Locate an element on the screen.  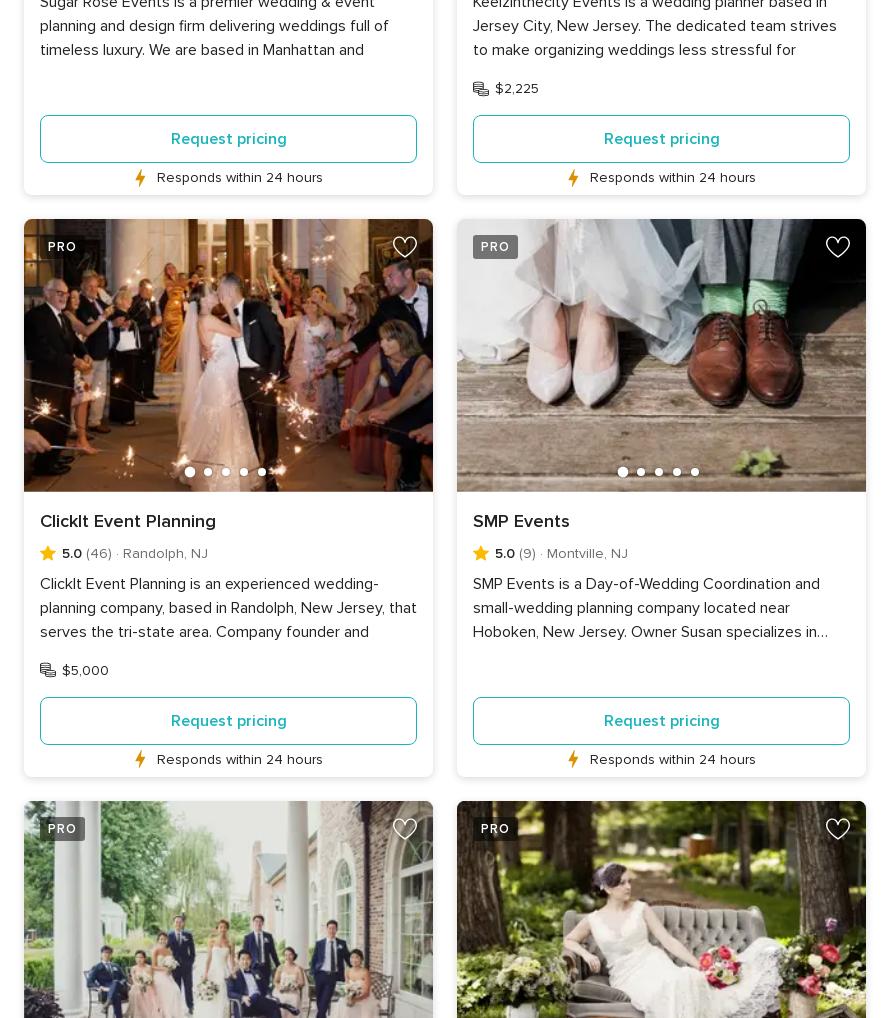
'Randolph, NJ' is located at coordinates (121, 551).